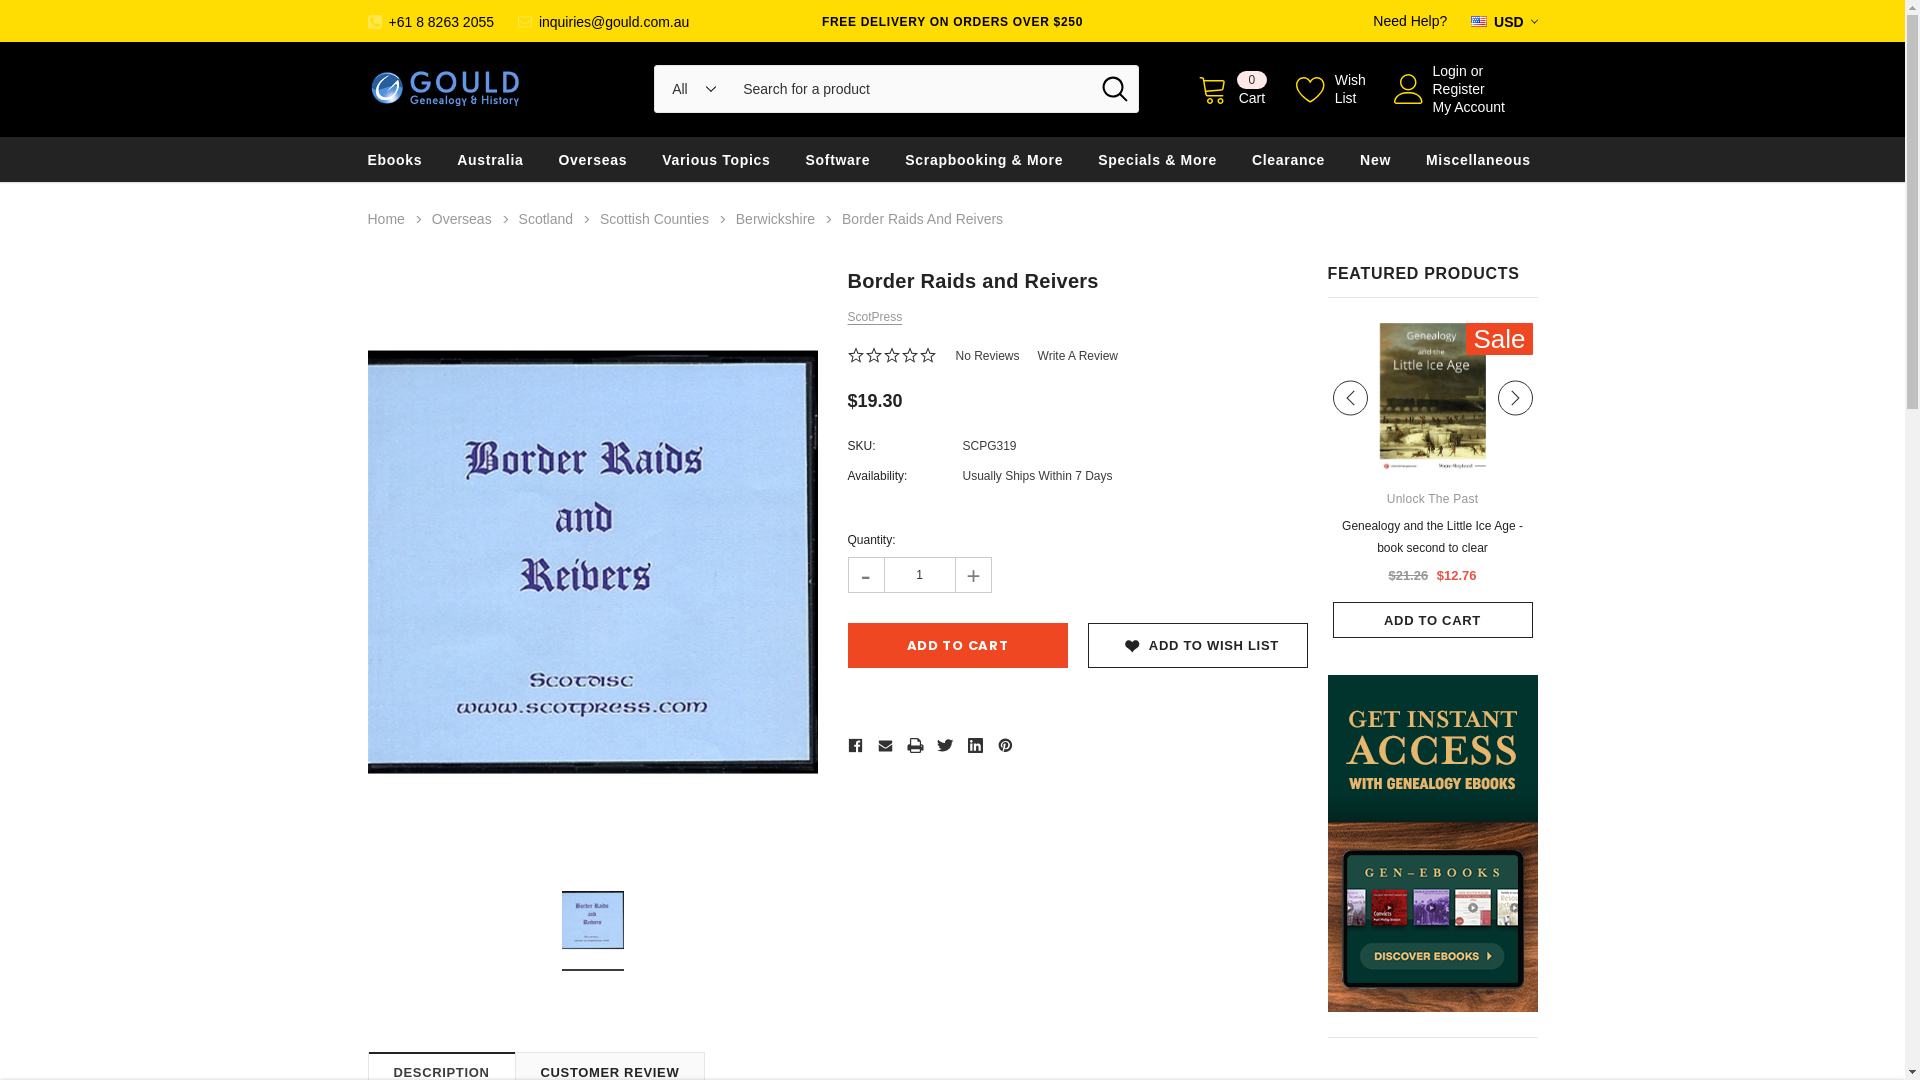 The width and height of the screenshot is (1920, 1080). I want to click on 'Berwickshire', so click(774, 219).